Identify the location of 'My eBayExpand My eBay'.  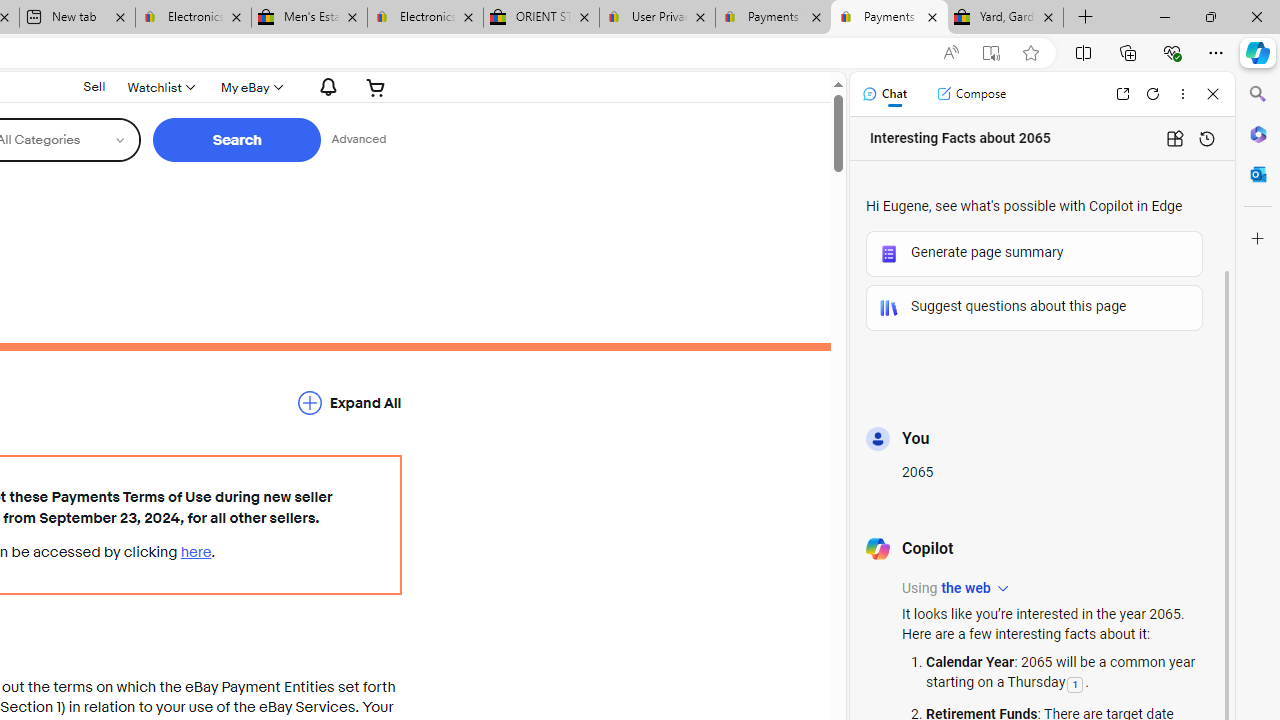
(249, 86).